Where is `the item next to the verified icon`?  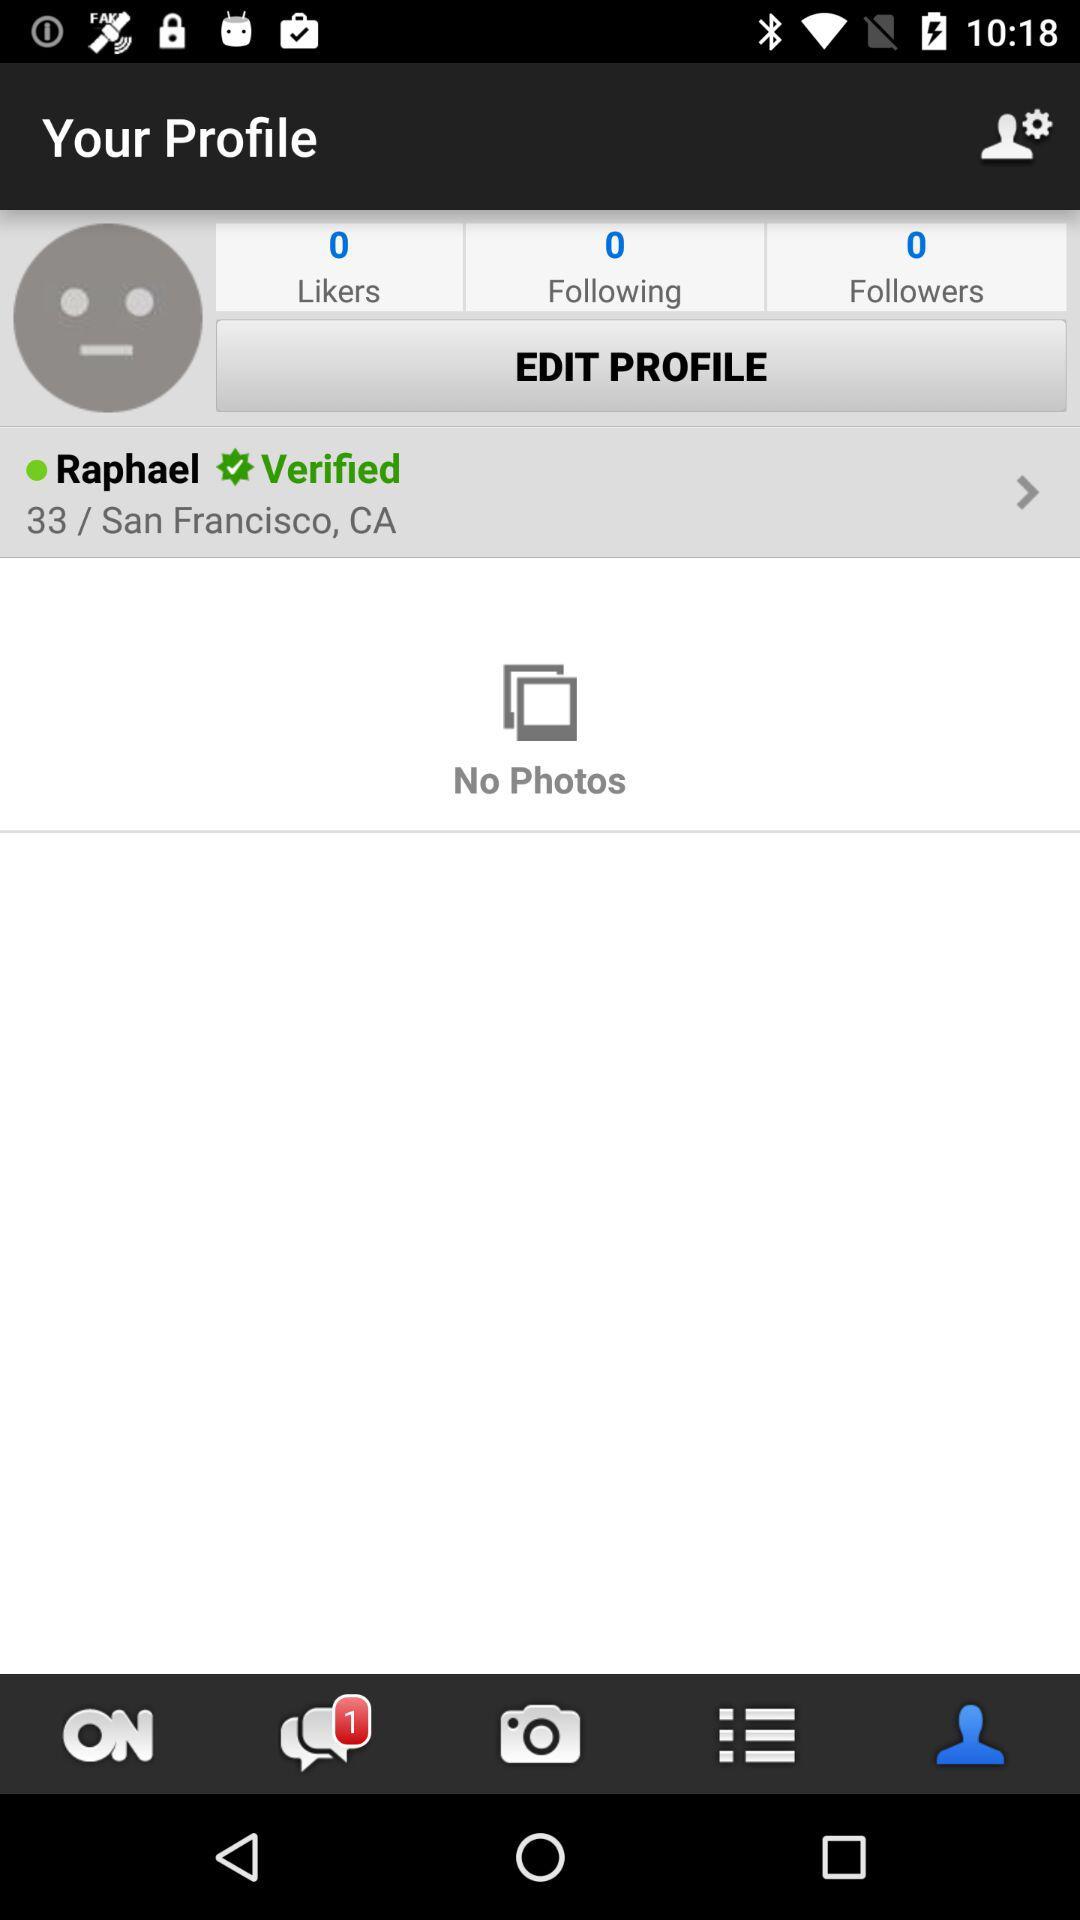
the item next to the verified icon is located at coordinates (707, 466).